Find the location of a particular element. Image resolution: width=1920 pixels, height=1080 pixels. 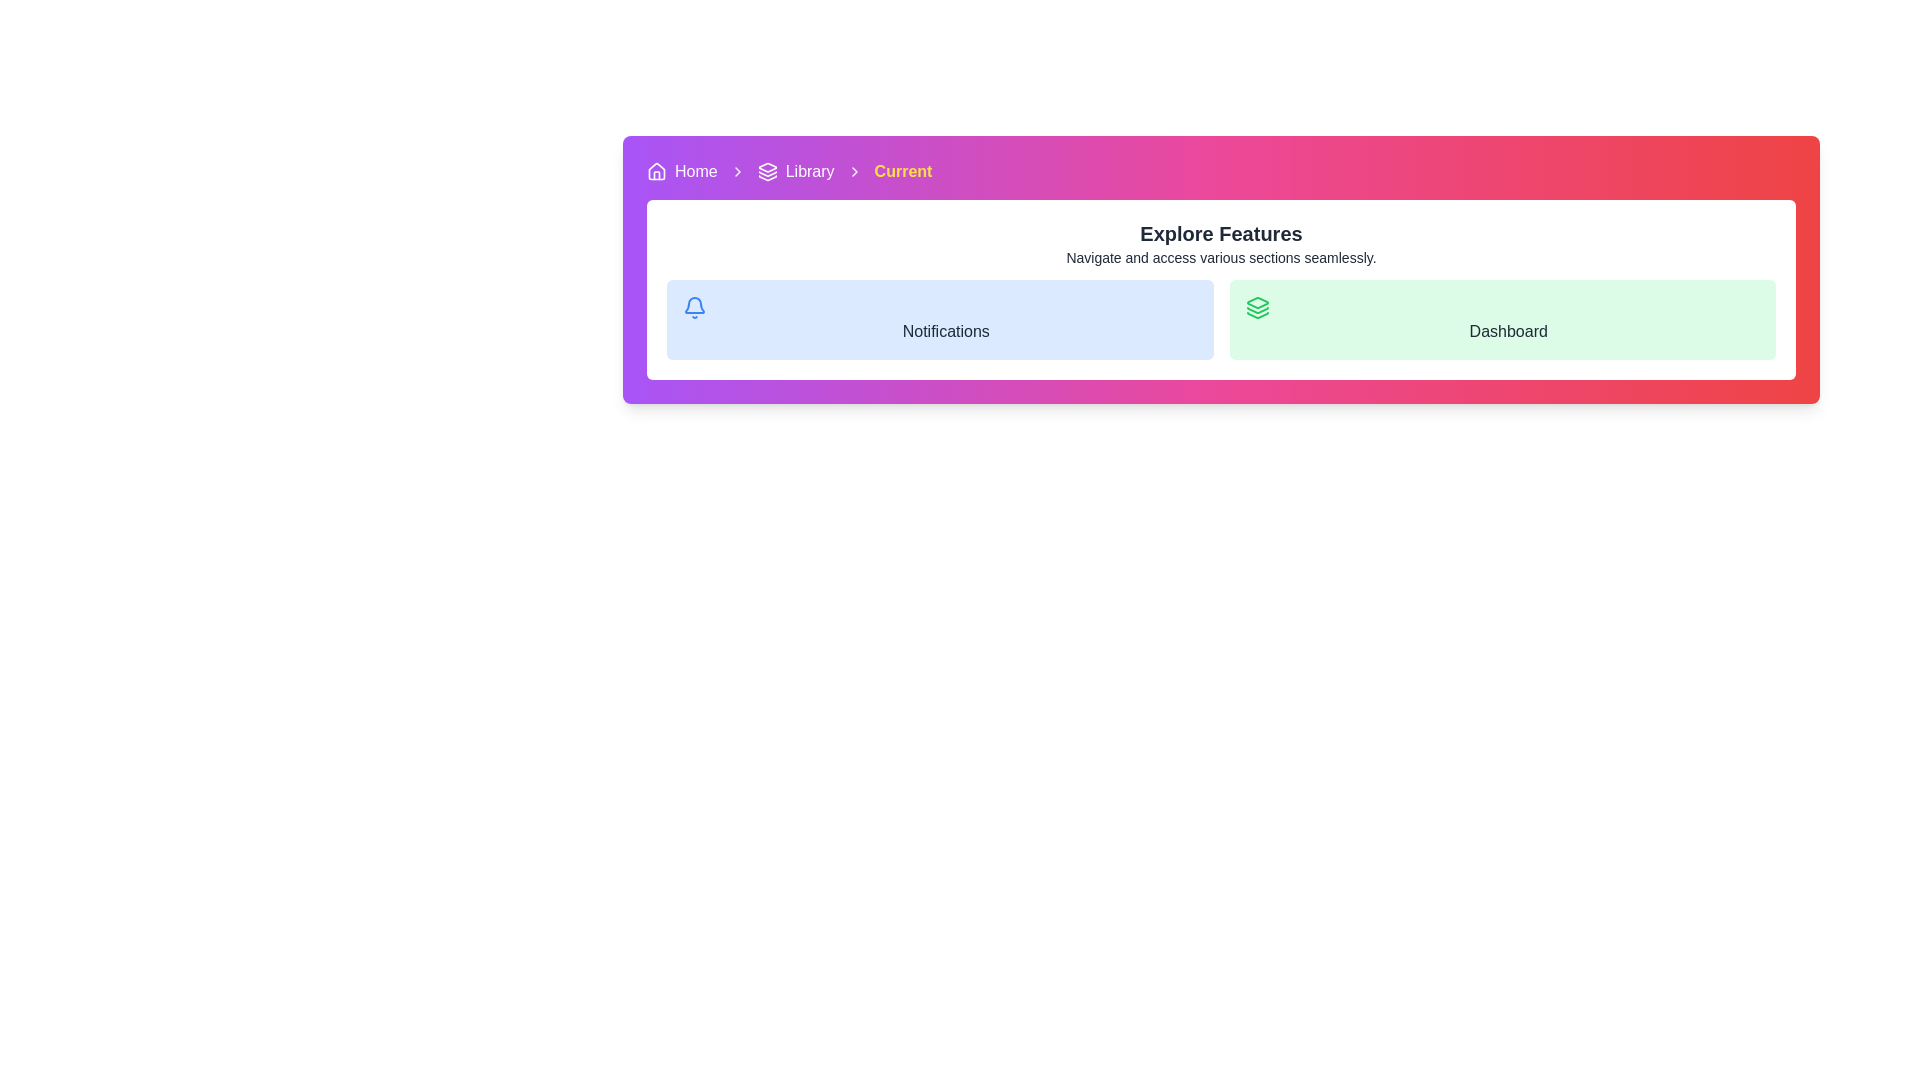

the 'Dashboard' button, which is a rectangular clickable button with a green background and an icon resembling stacked layers on the left is located at coordinates (1502, 319).